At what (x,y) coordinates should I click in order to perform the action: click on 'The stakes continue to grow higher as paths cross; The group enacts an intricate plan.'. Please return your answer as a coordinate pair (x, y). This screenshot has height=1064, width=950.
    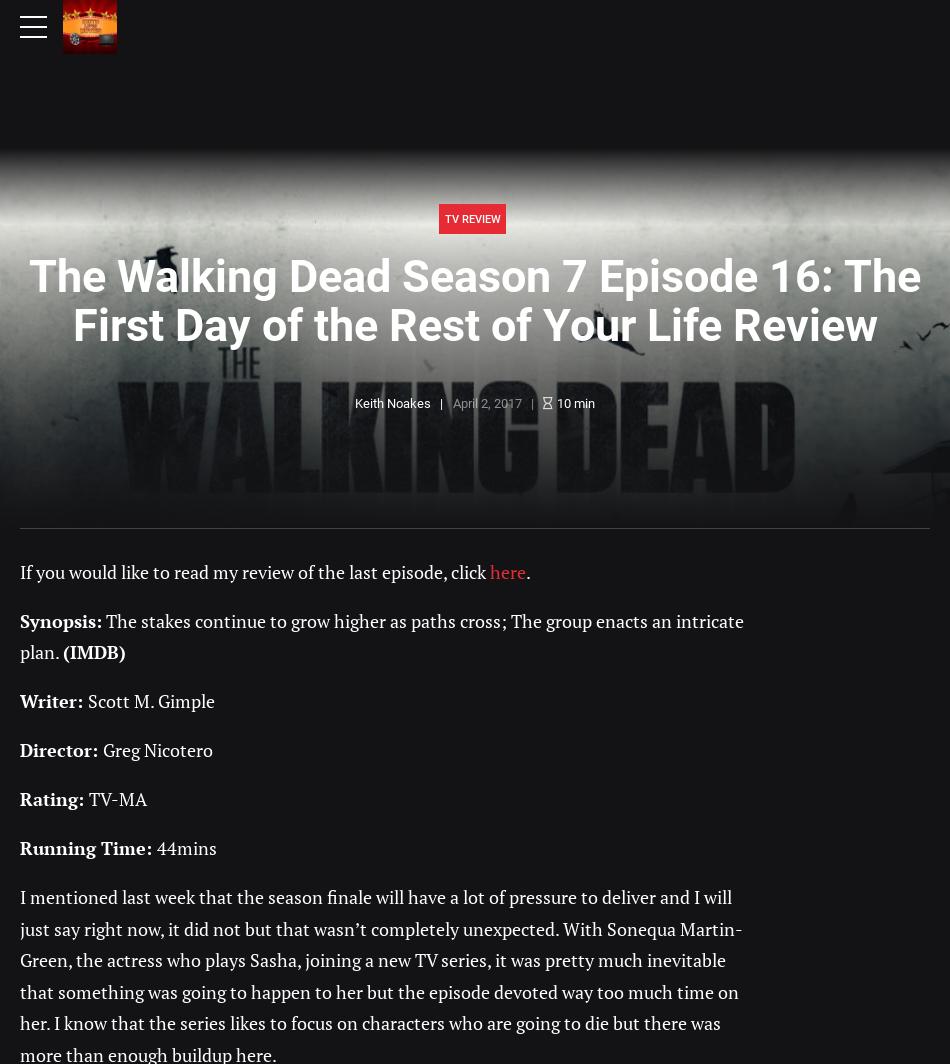
    Looking at the image, I should click on (380, 636).